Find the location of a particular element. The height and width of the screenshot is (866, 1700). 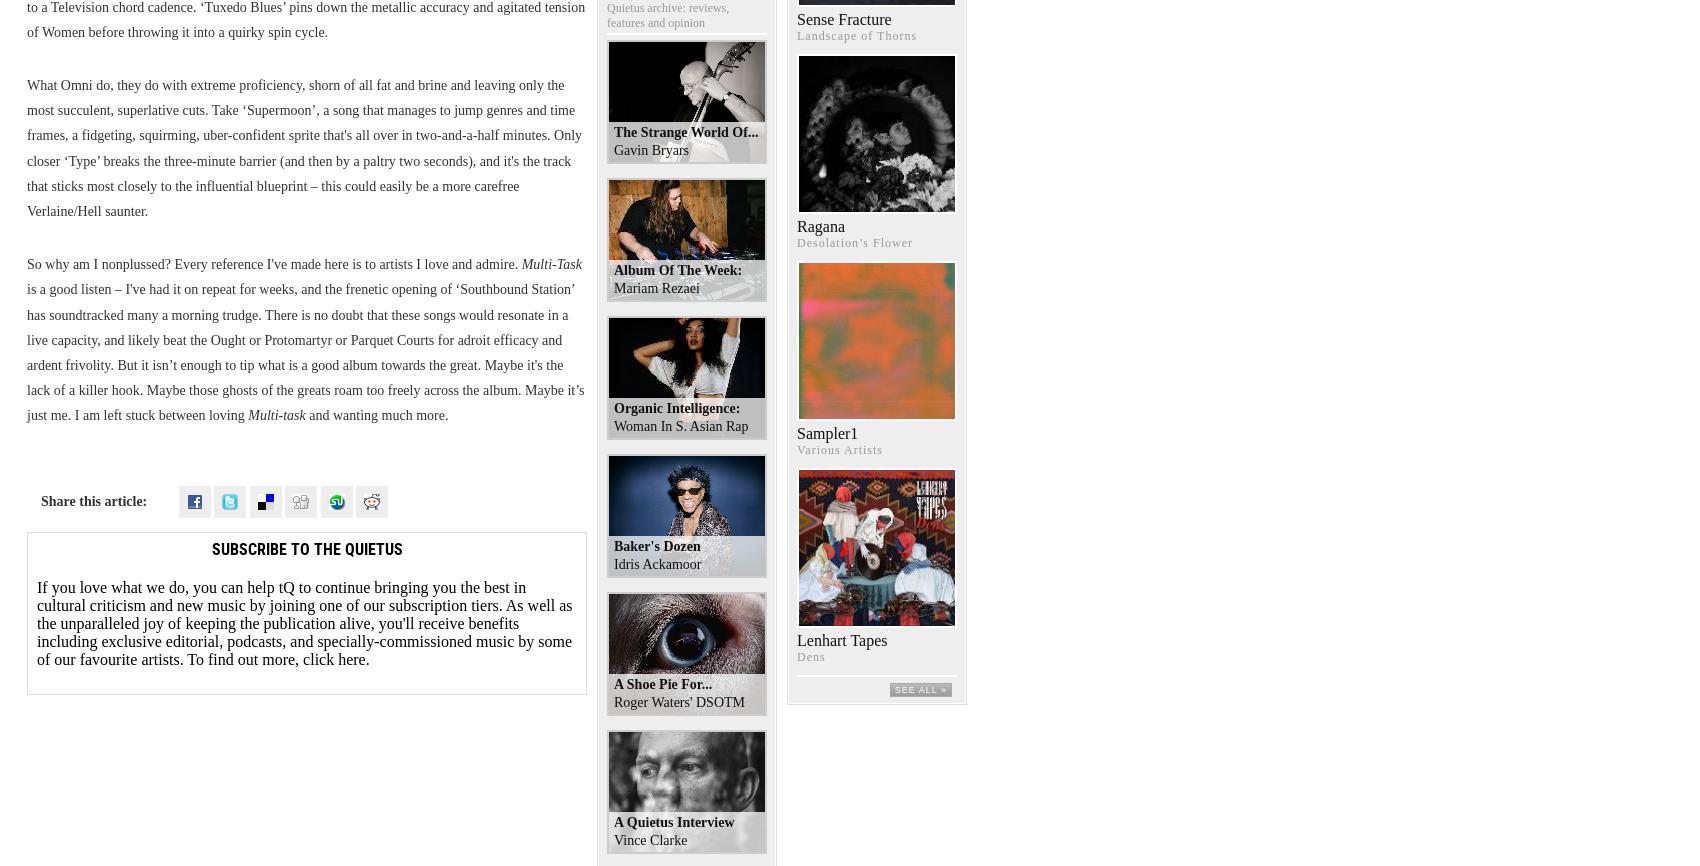

'Share this article:' is located at coordinates (94, 500).